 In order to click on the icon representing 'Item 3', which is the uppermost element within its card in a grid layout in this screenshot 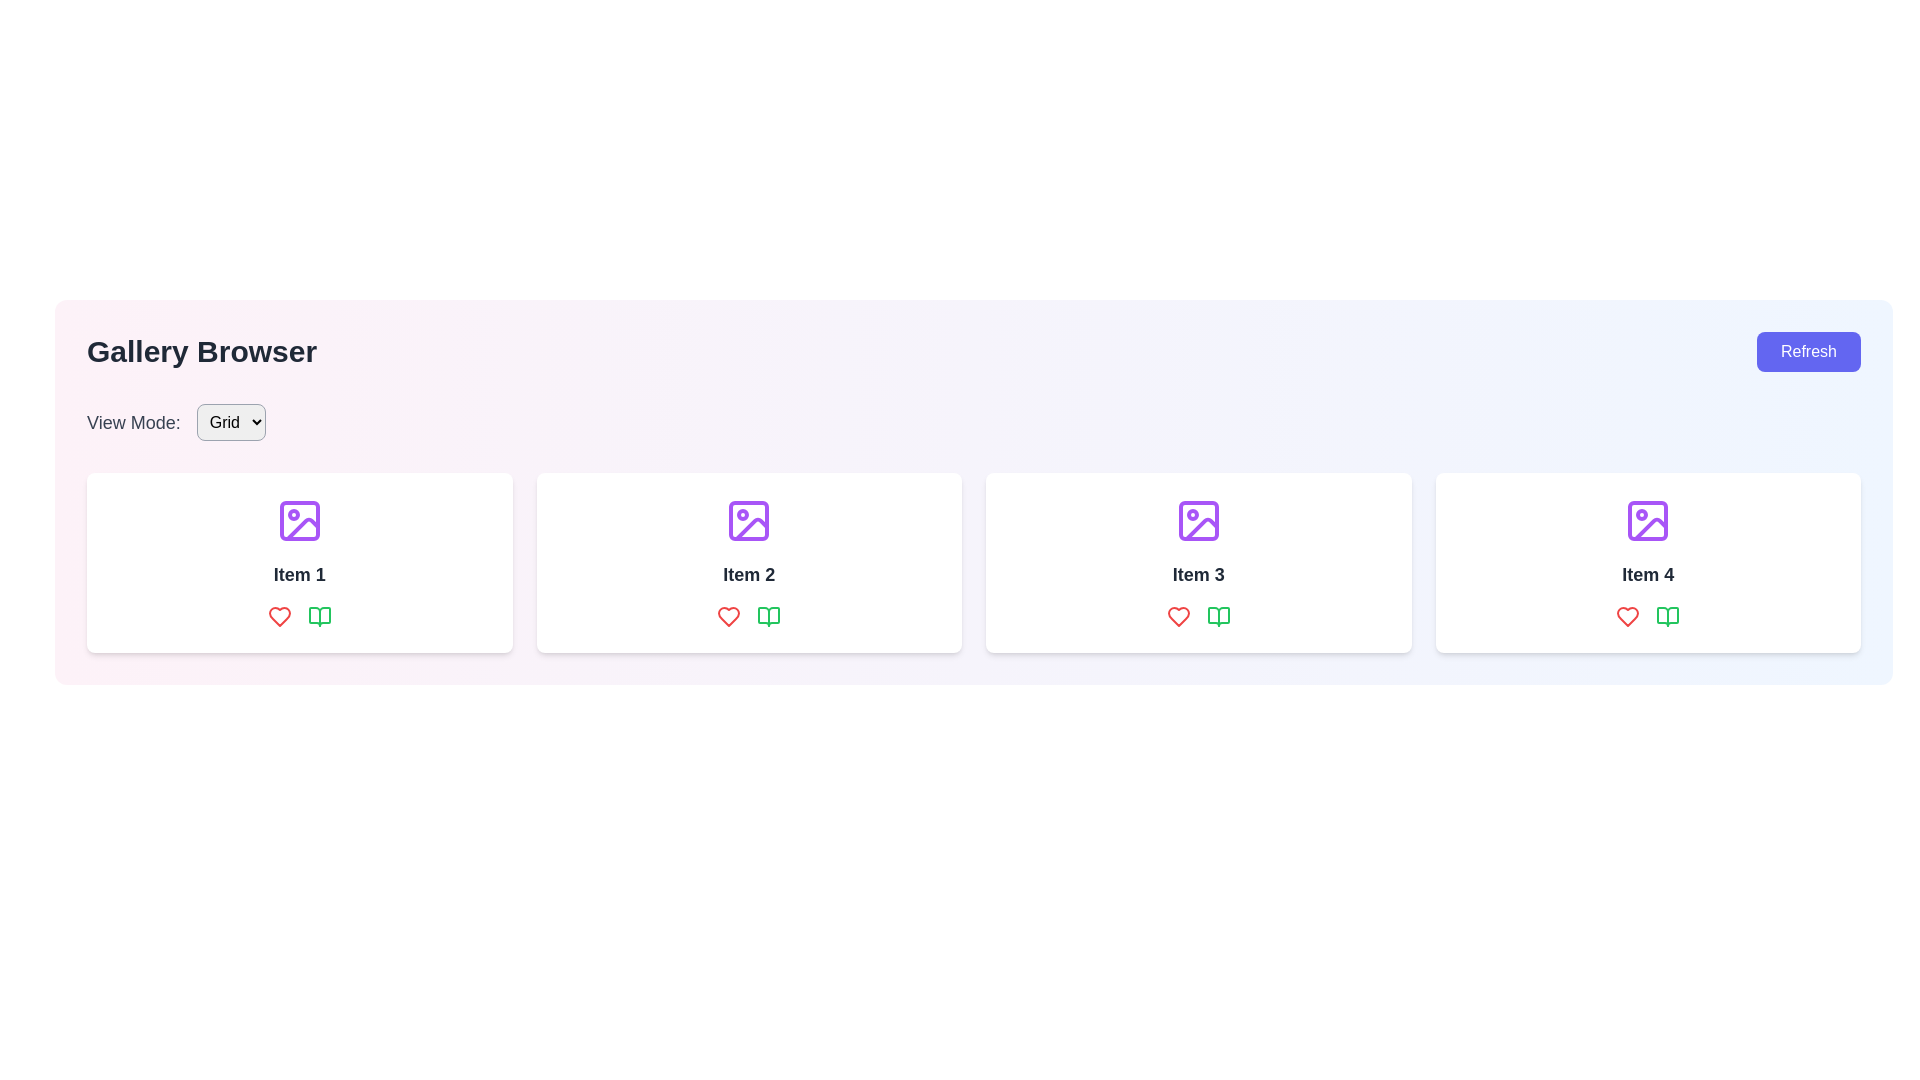, I will do `click(1198, 519)`.